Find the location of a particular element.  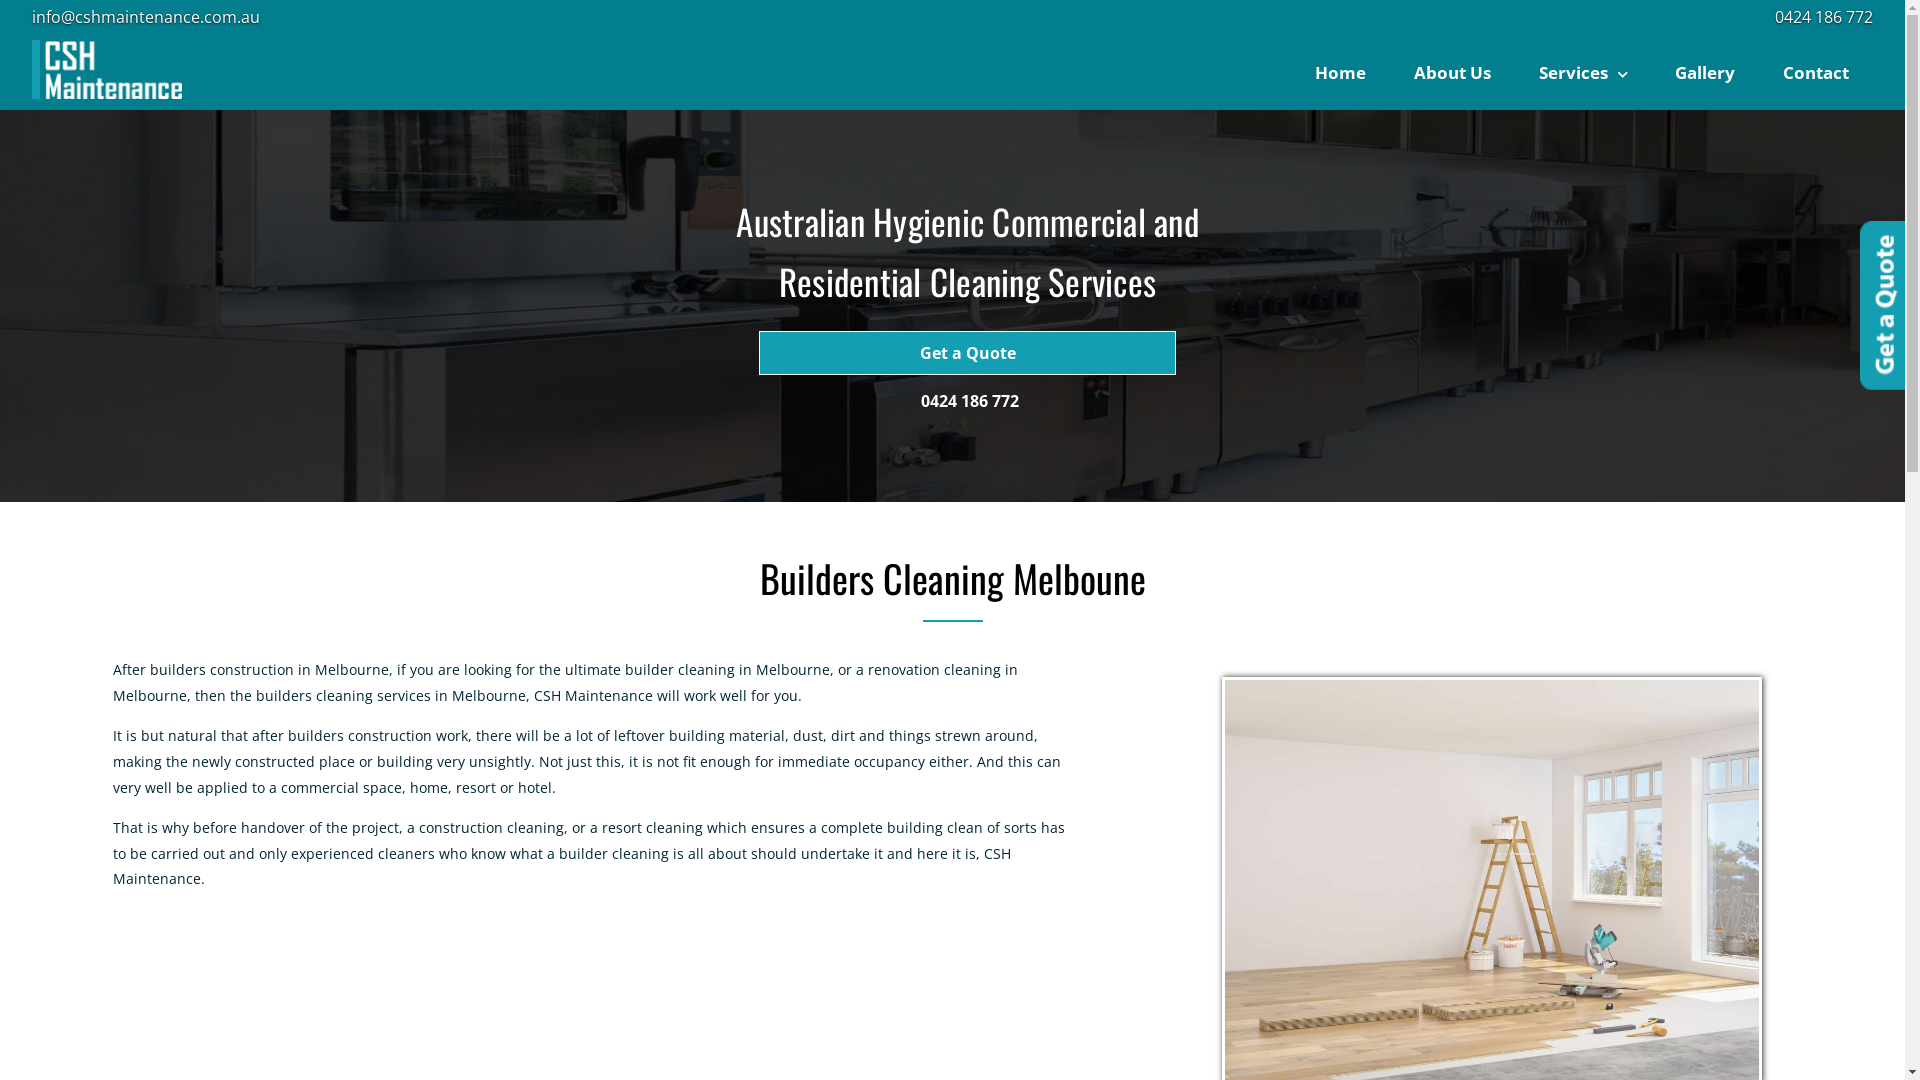

'Gallery' is located at coordinates (1703, 71).